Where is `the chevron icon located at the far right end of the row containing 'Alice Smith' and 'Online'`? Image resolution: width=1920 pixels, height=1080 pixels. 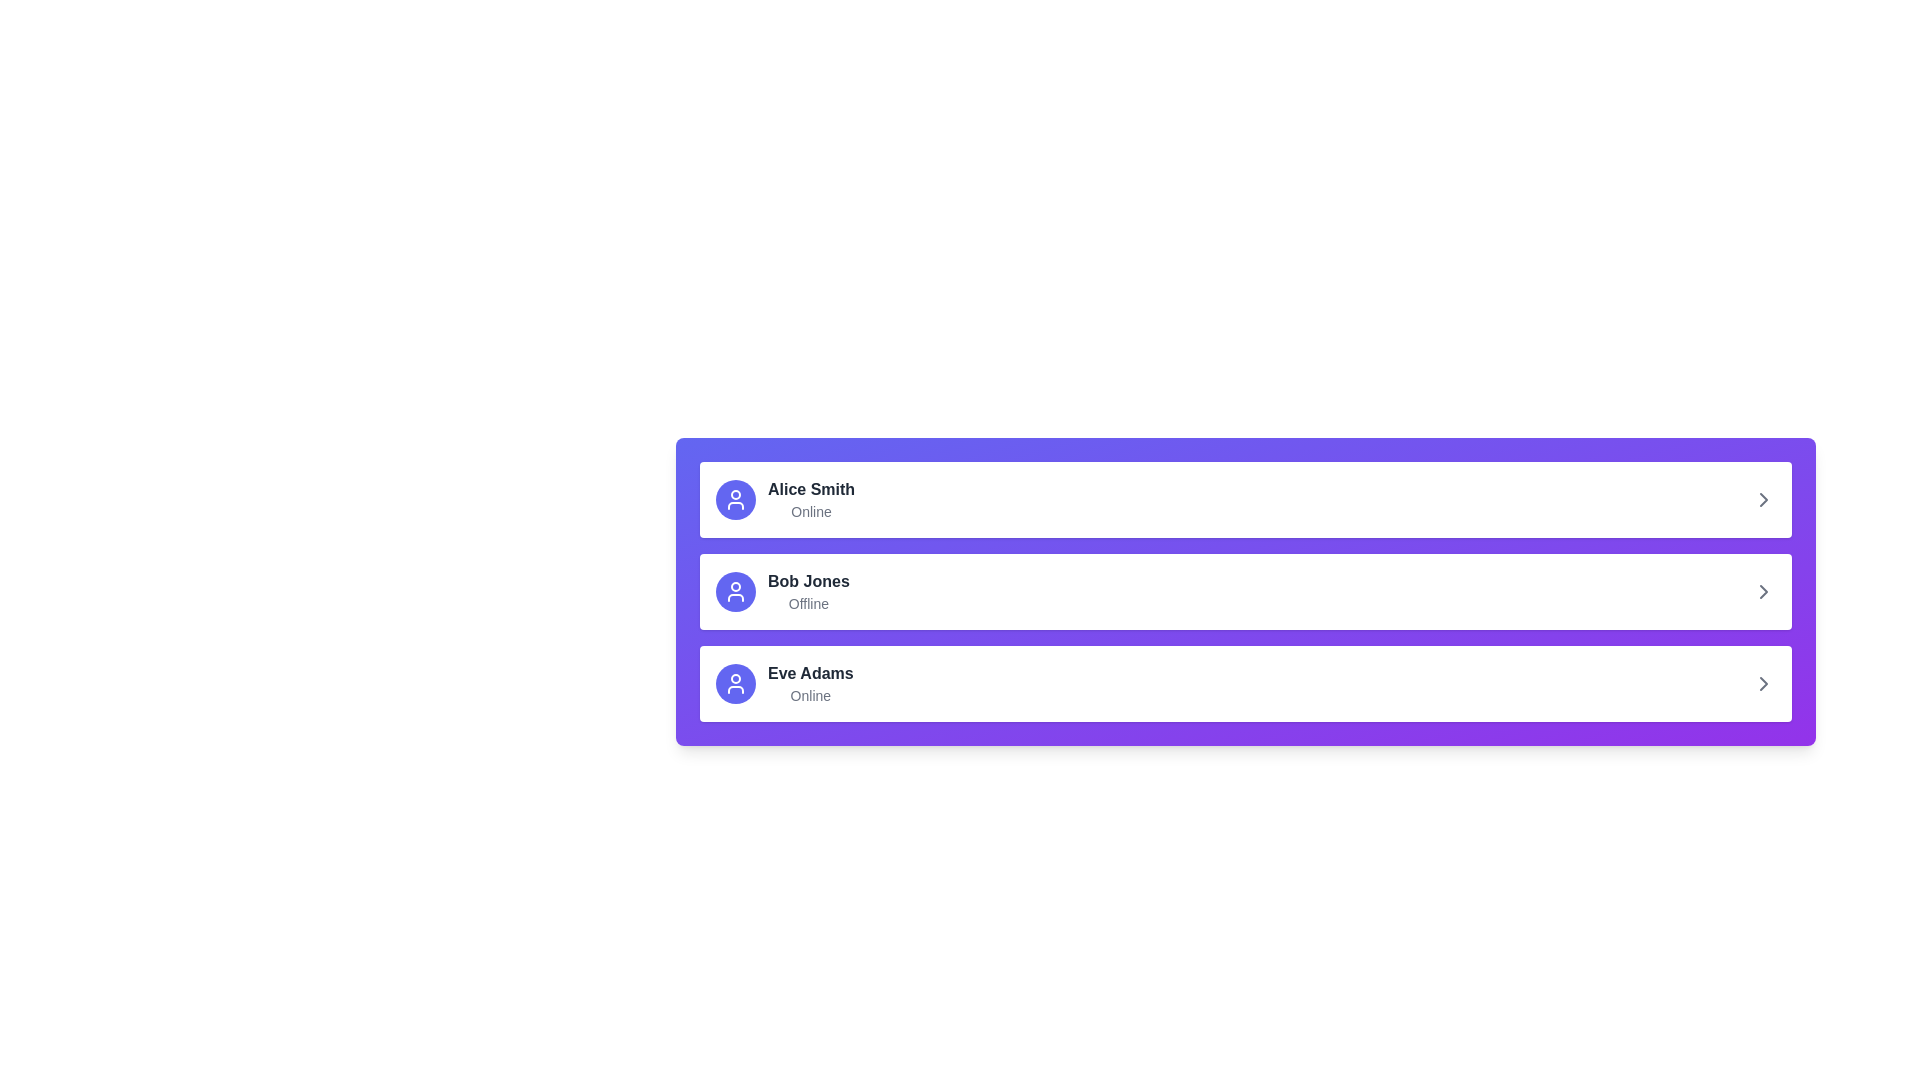 the chevron icon located at the far right end of the row containing 'Alice Smith' and 'Online' is located at coordinates (1763, 499).